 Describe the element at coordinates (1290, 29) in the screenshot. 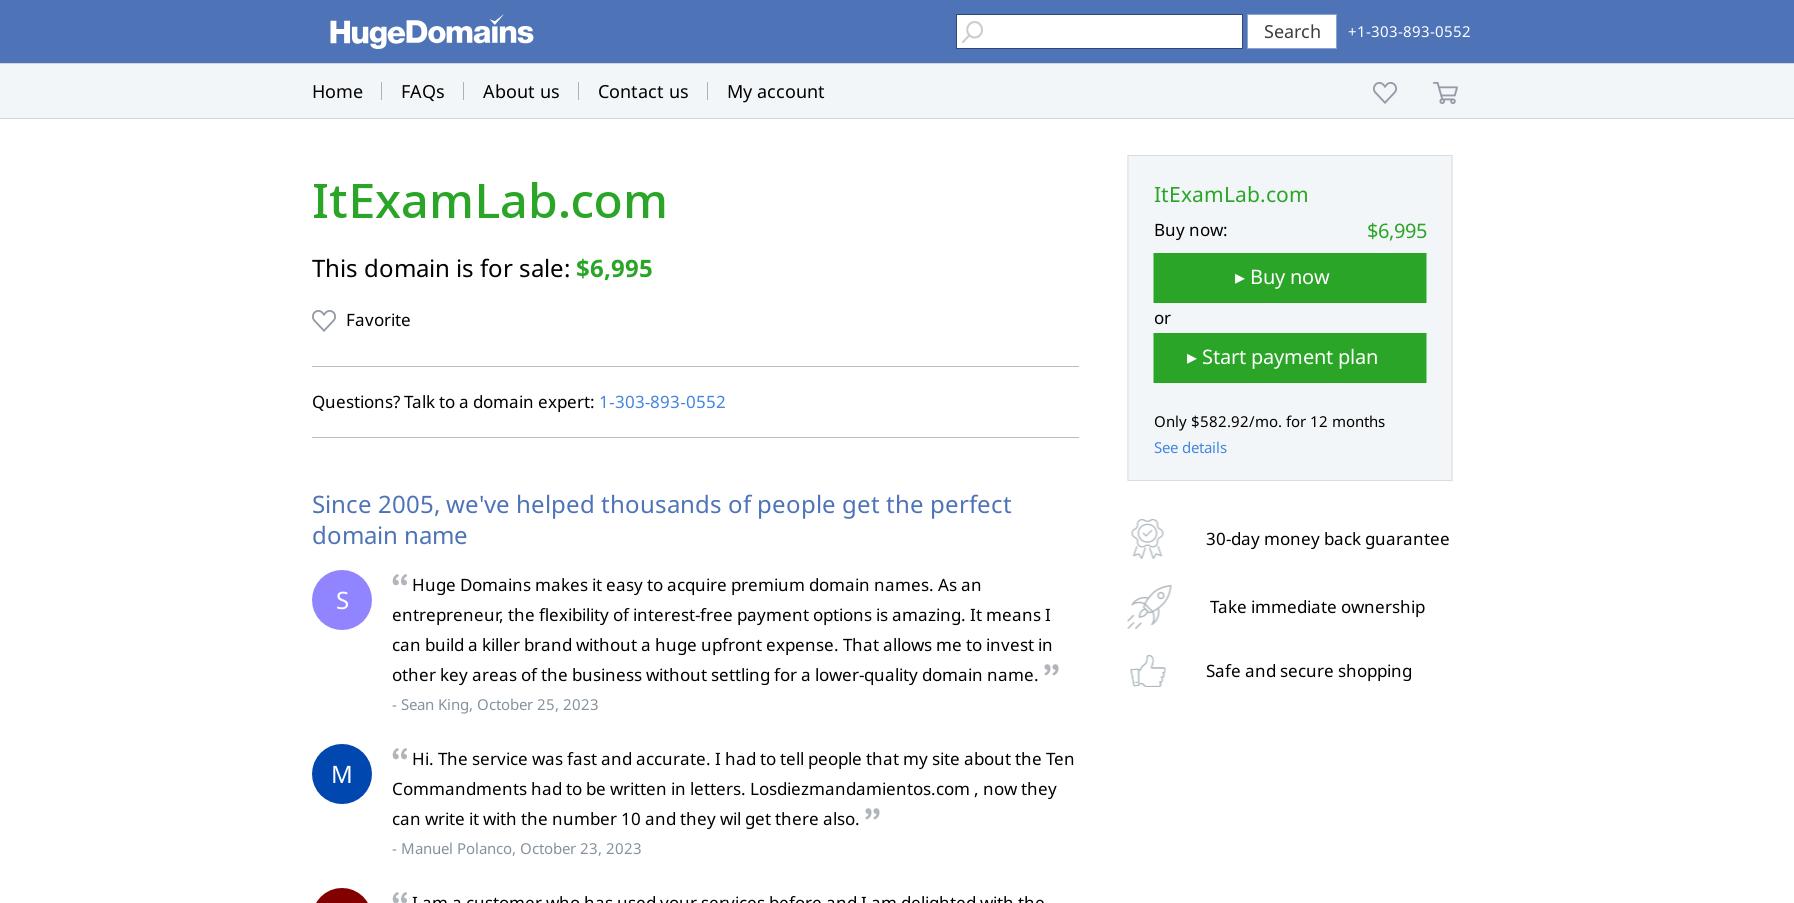

I see `'Search'` at that location.